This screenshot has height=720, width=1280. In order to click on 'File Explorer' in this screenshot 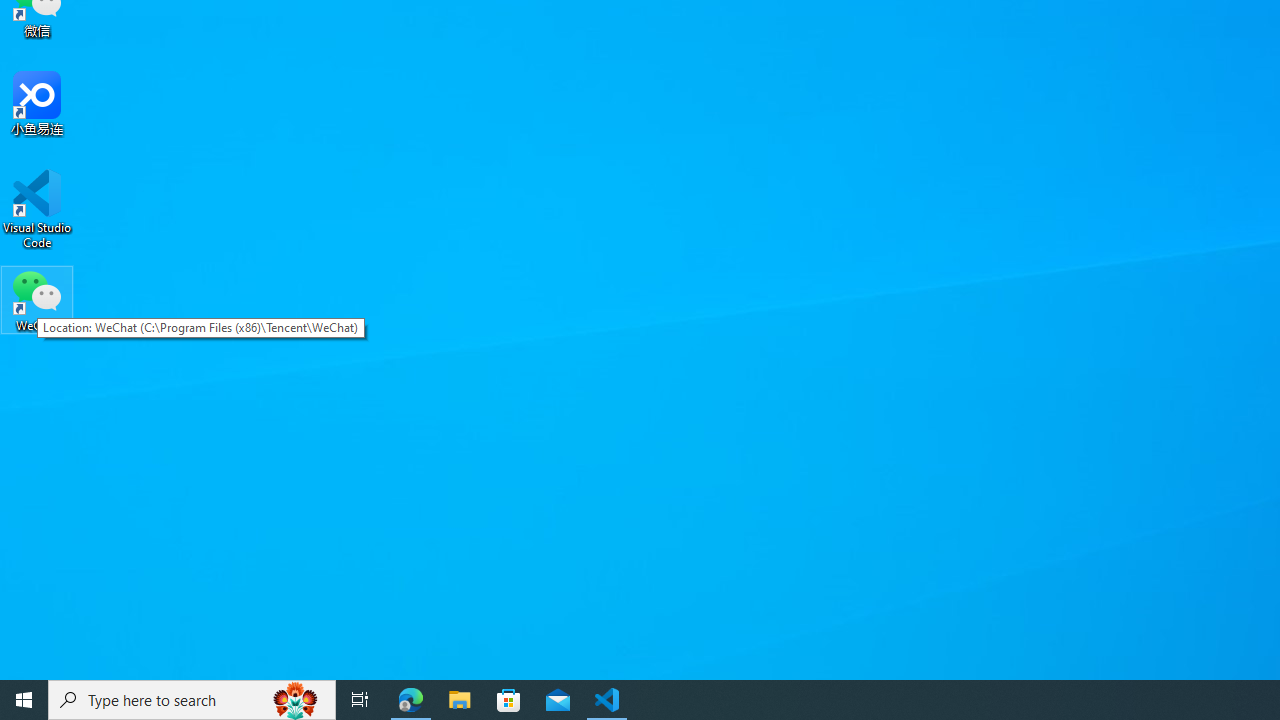, I will do `click(459, 698)`.